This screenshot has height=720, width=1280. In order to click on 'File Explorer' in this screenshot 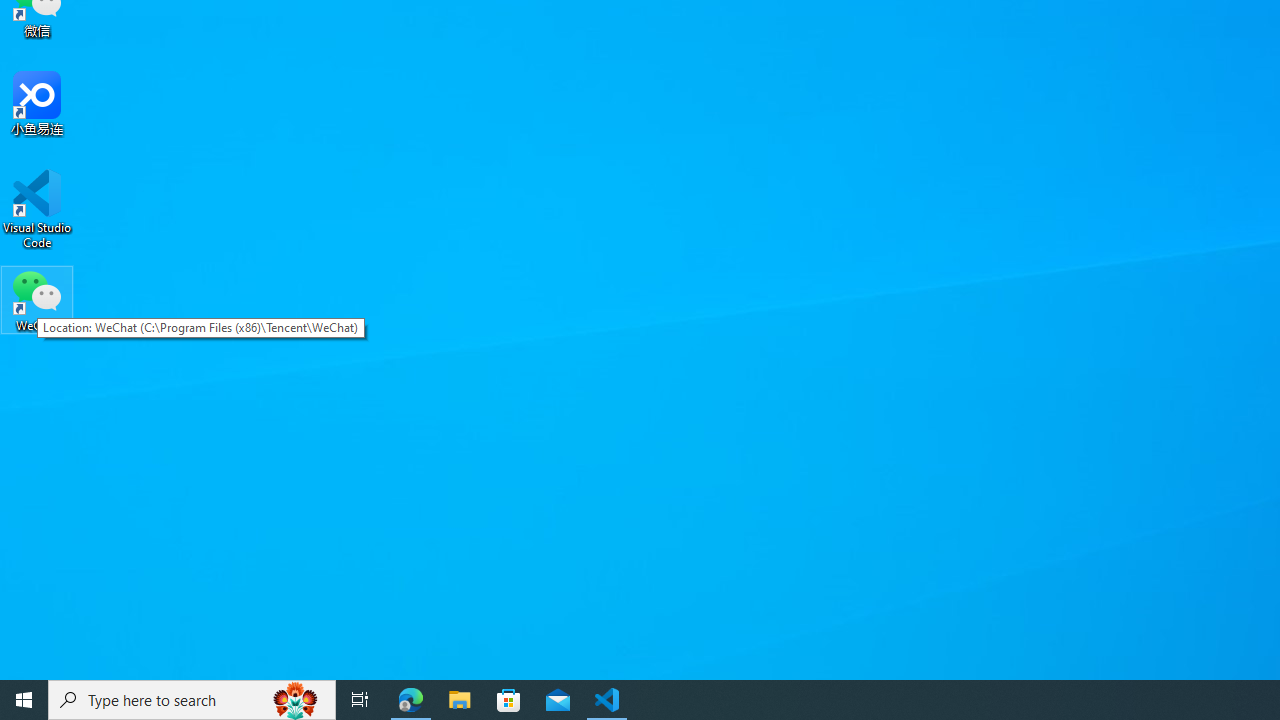, I will do `click(459, 698)`.